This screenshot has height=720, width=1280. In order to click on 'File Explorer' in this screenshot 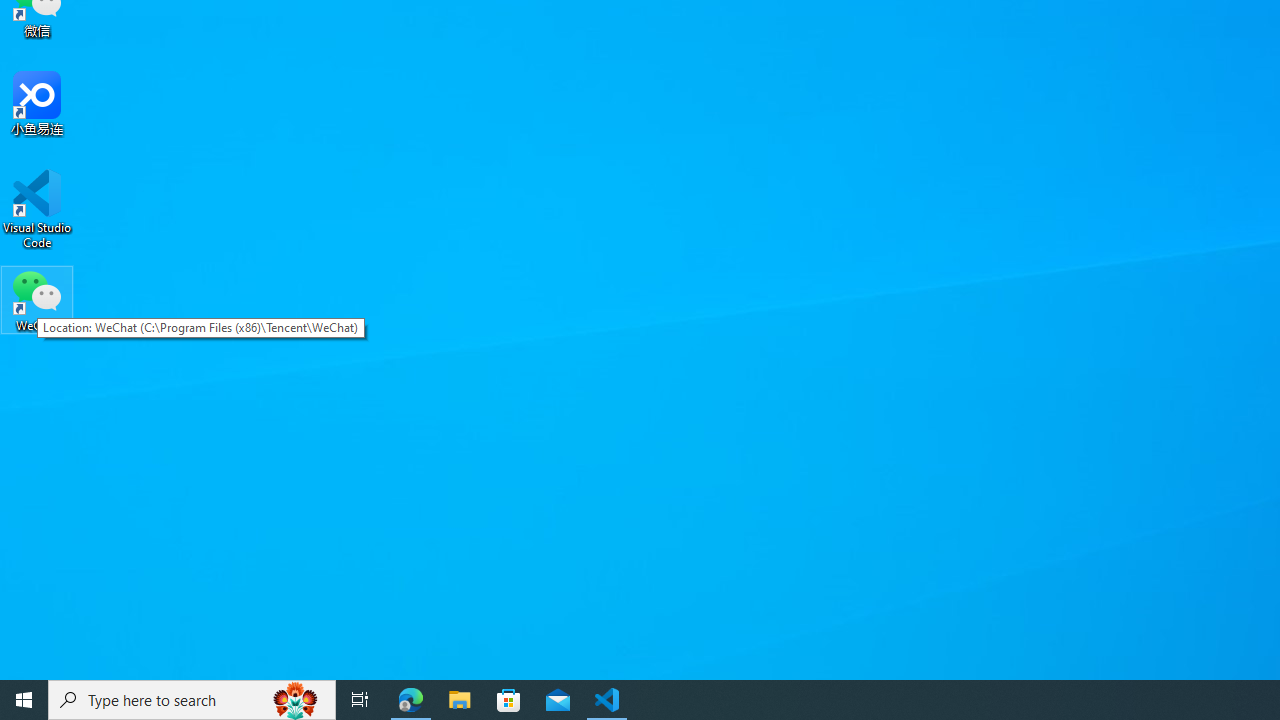, I will do `click(459, 698)`.